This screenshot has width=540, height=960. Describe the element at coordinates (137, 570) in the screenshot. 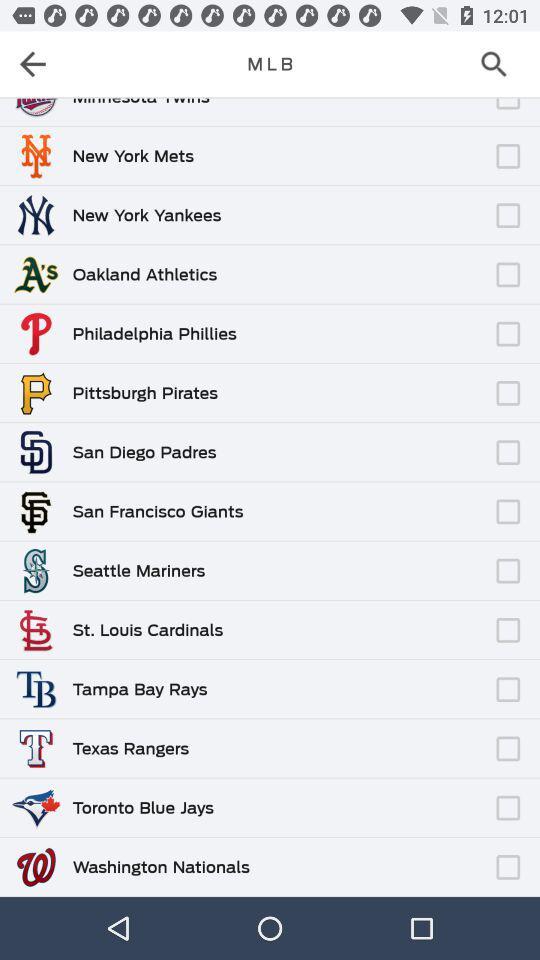

I see `the seattle mariners item` at that location.